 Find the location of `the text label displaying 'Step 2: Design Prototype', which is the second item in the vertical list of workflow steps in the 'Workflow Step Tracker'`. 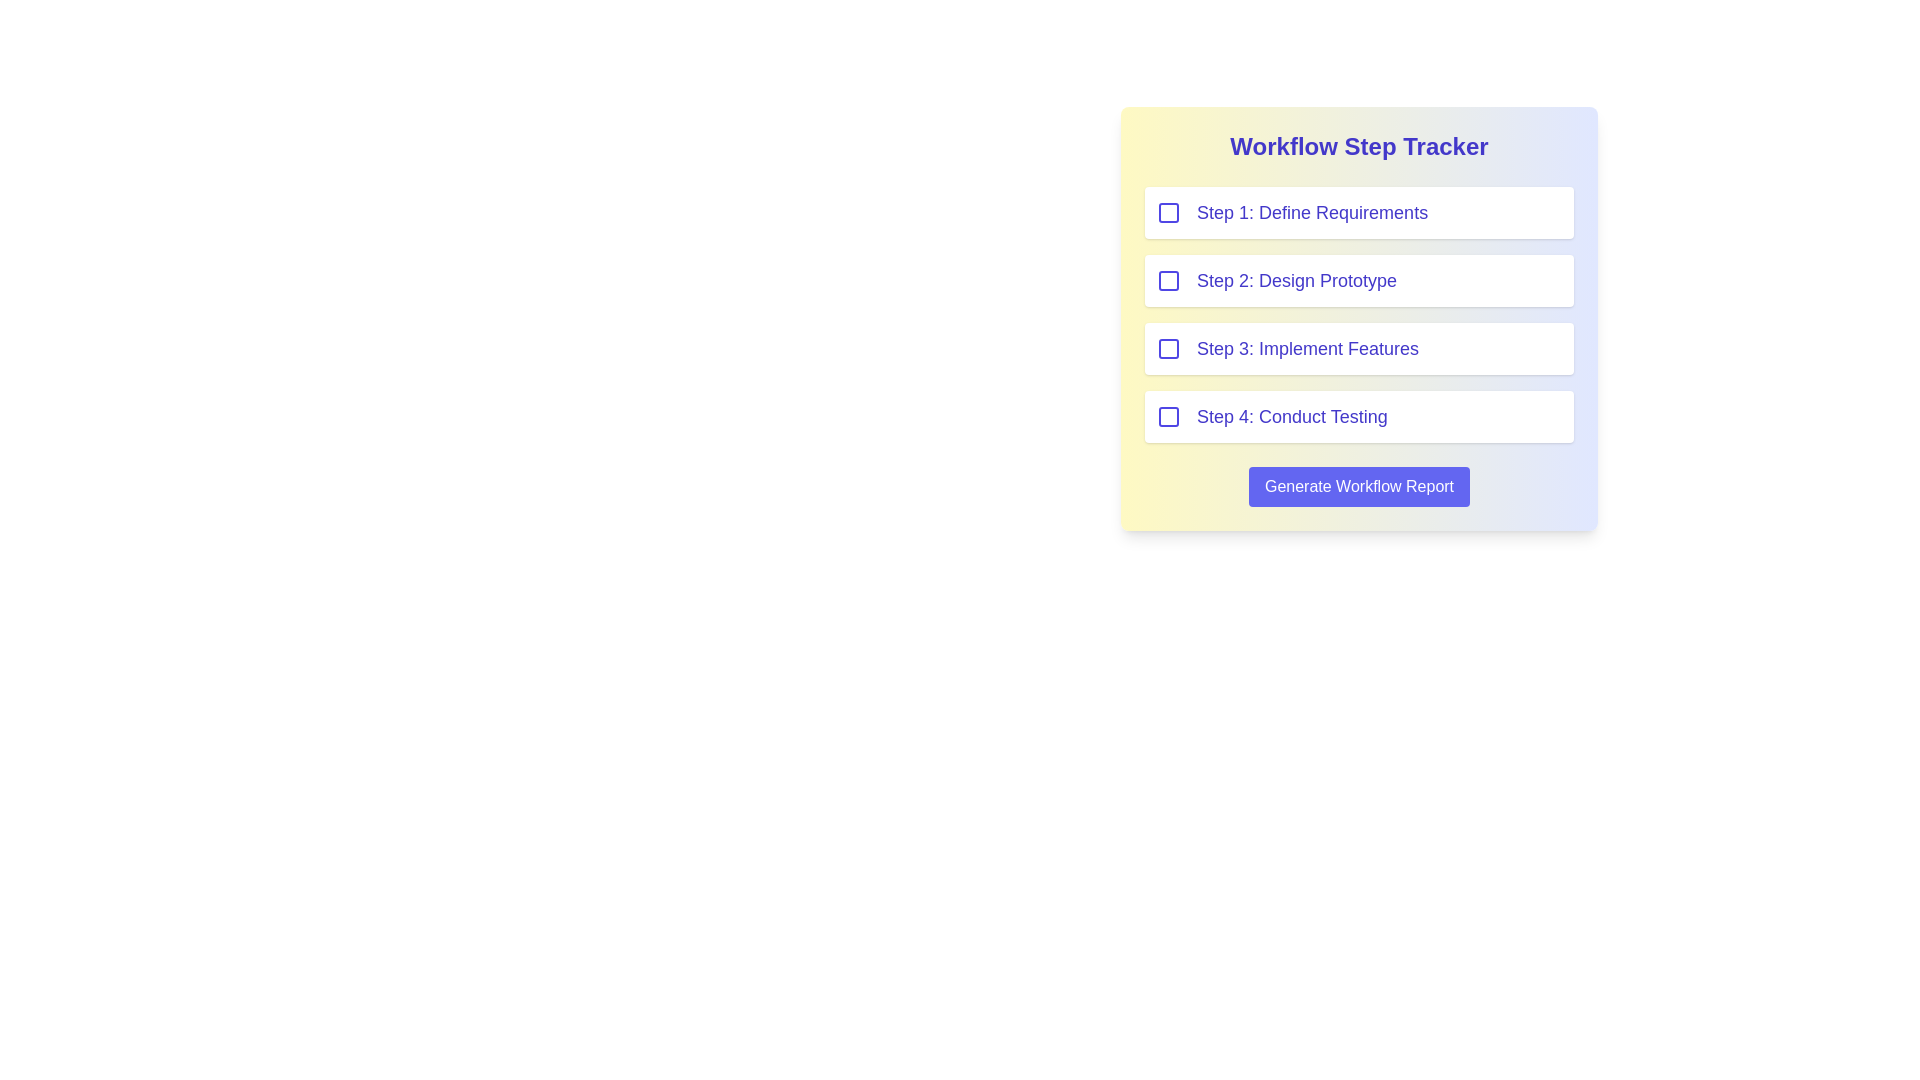

the text label displaying 'Step 2: Design Prototype', which is the second item in the vertical list of workflow steps in the 'Workflow Step Tracker' is located at coordinates (1297, 281).